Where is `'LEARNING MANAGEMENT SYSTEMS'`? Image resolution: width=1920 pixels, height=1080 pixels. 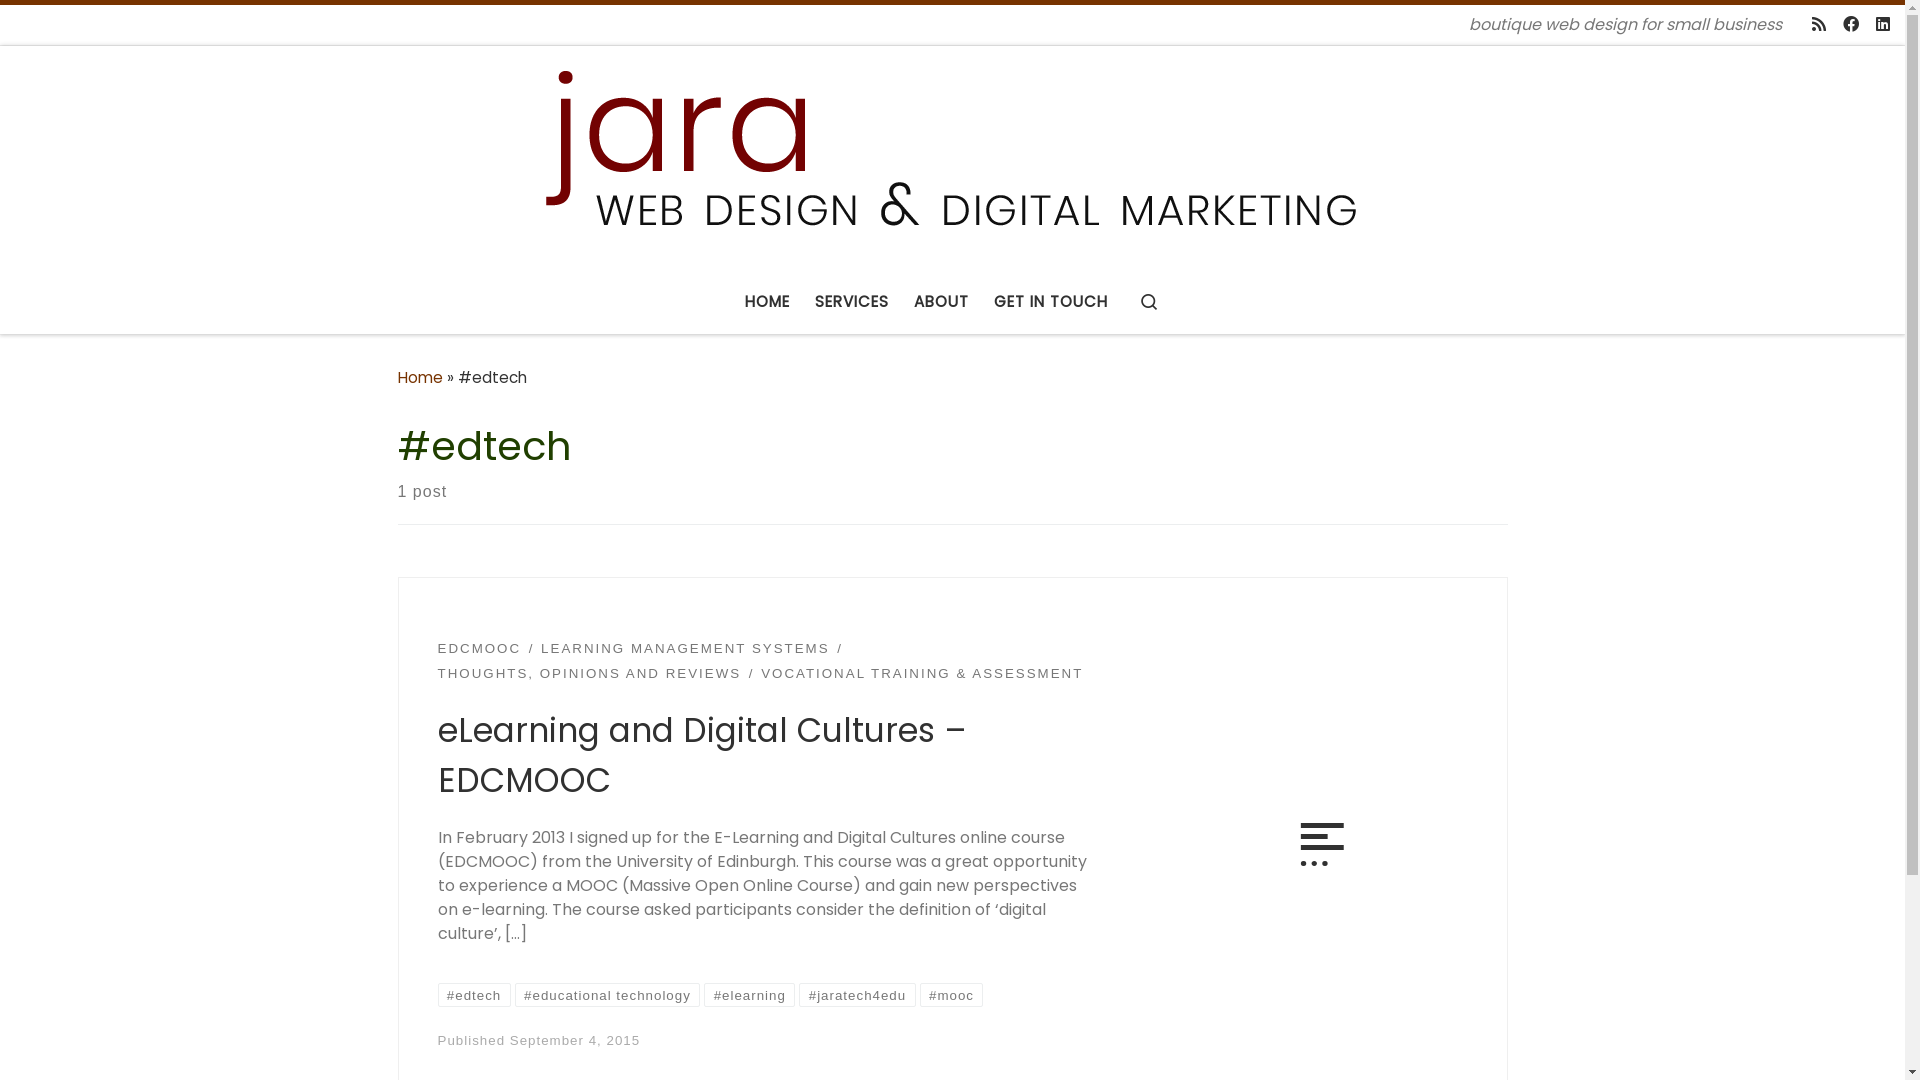 'LEARNING MANAGEMENT SYSTEMS' is located at coordinates (685, 648).